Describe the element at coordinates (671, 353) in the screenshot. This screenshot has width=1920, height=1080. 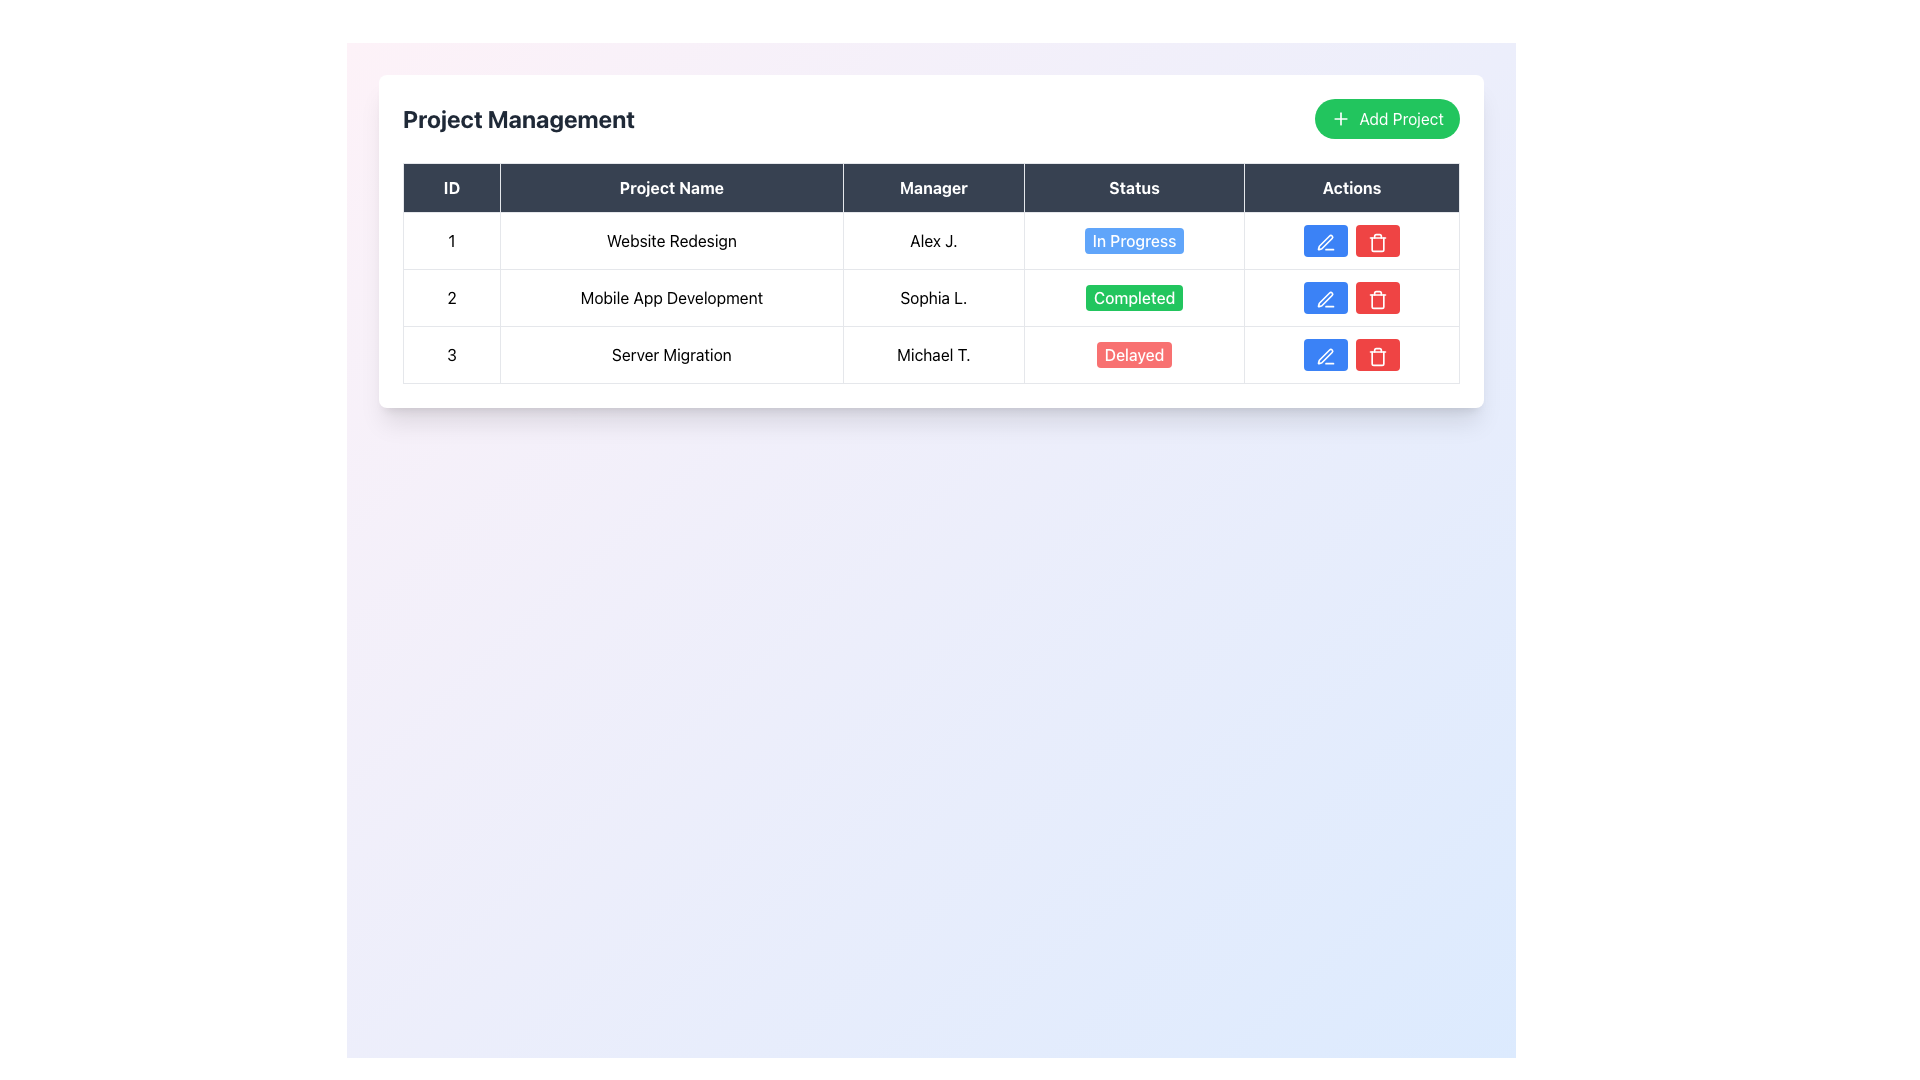
I see `the static text element displaying the project name 'Server Migration' in the 'Project Management' table, specifically located in the second column of the third row` at that location.